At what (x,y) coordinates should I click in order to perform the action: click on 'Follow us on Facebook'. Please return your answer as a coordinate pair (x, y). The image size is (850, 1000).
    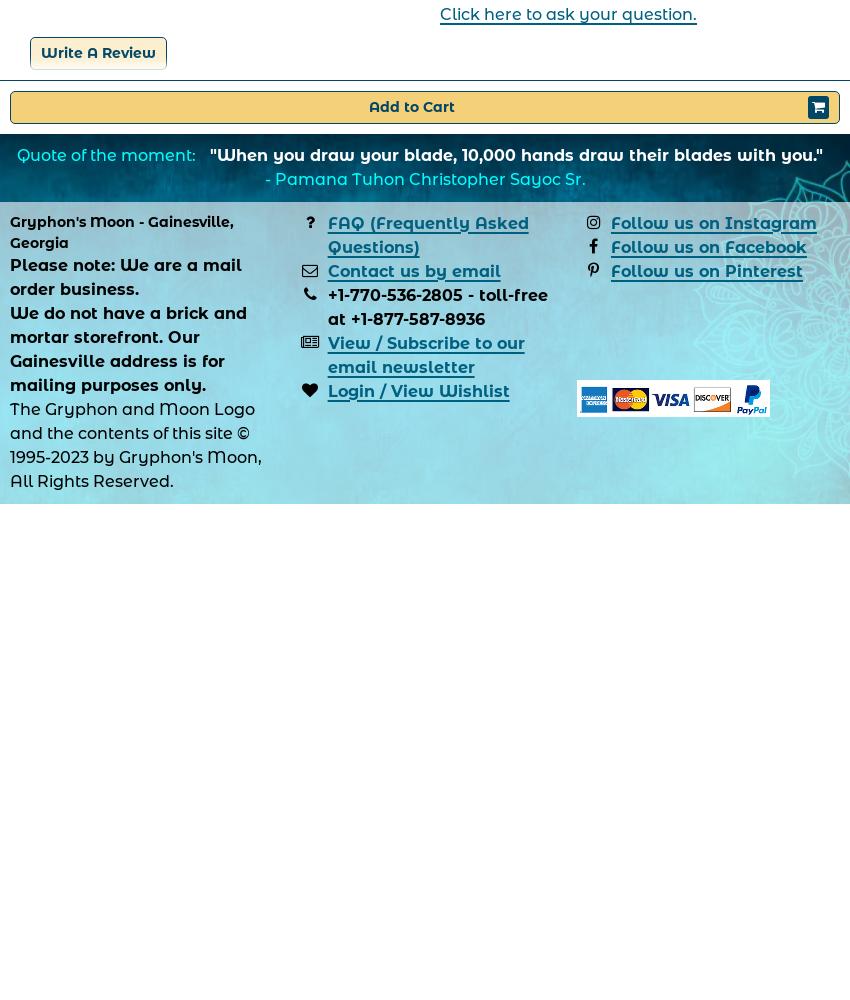
    Looking at the image, I should click on (706, 245).